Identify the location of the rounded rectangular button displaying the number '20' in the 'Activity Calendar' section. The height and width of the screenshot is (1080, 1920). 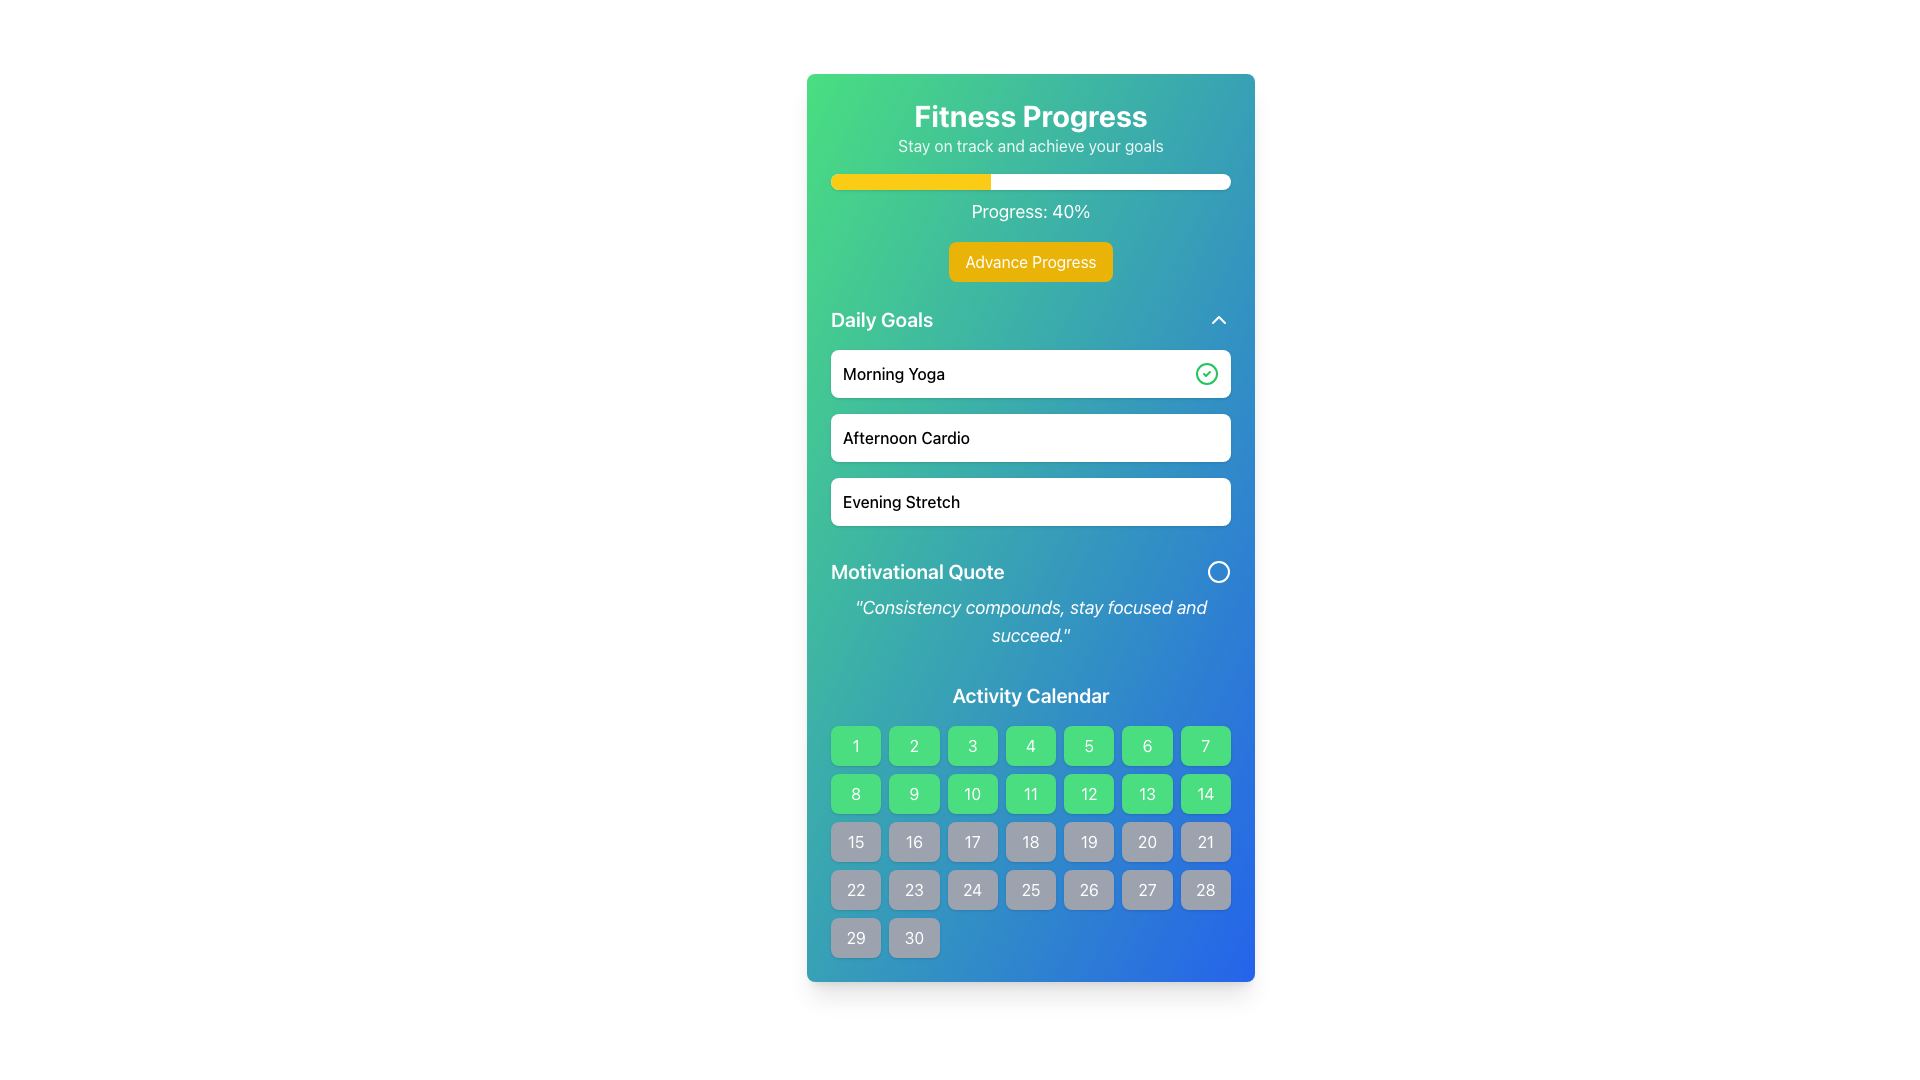
(1147, 841).